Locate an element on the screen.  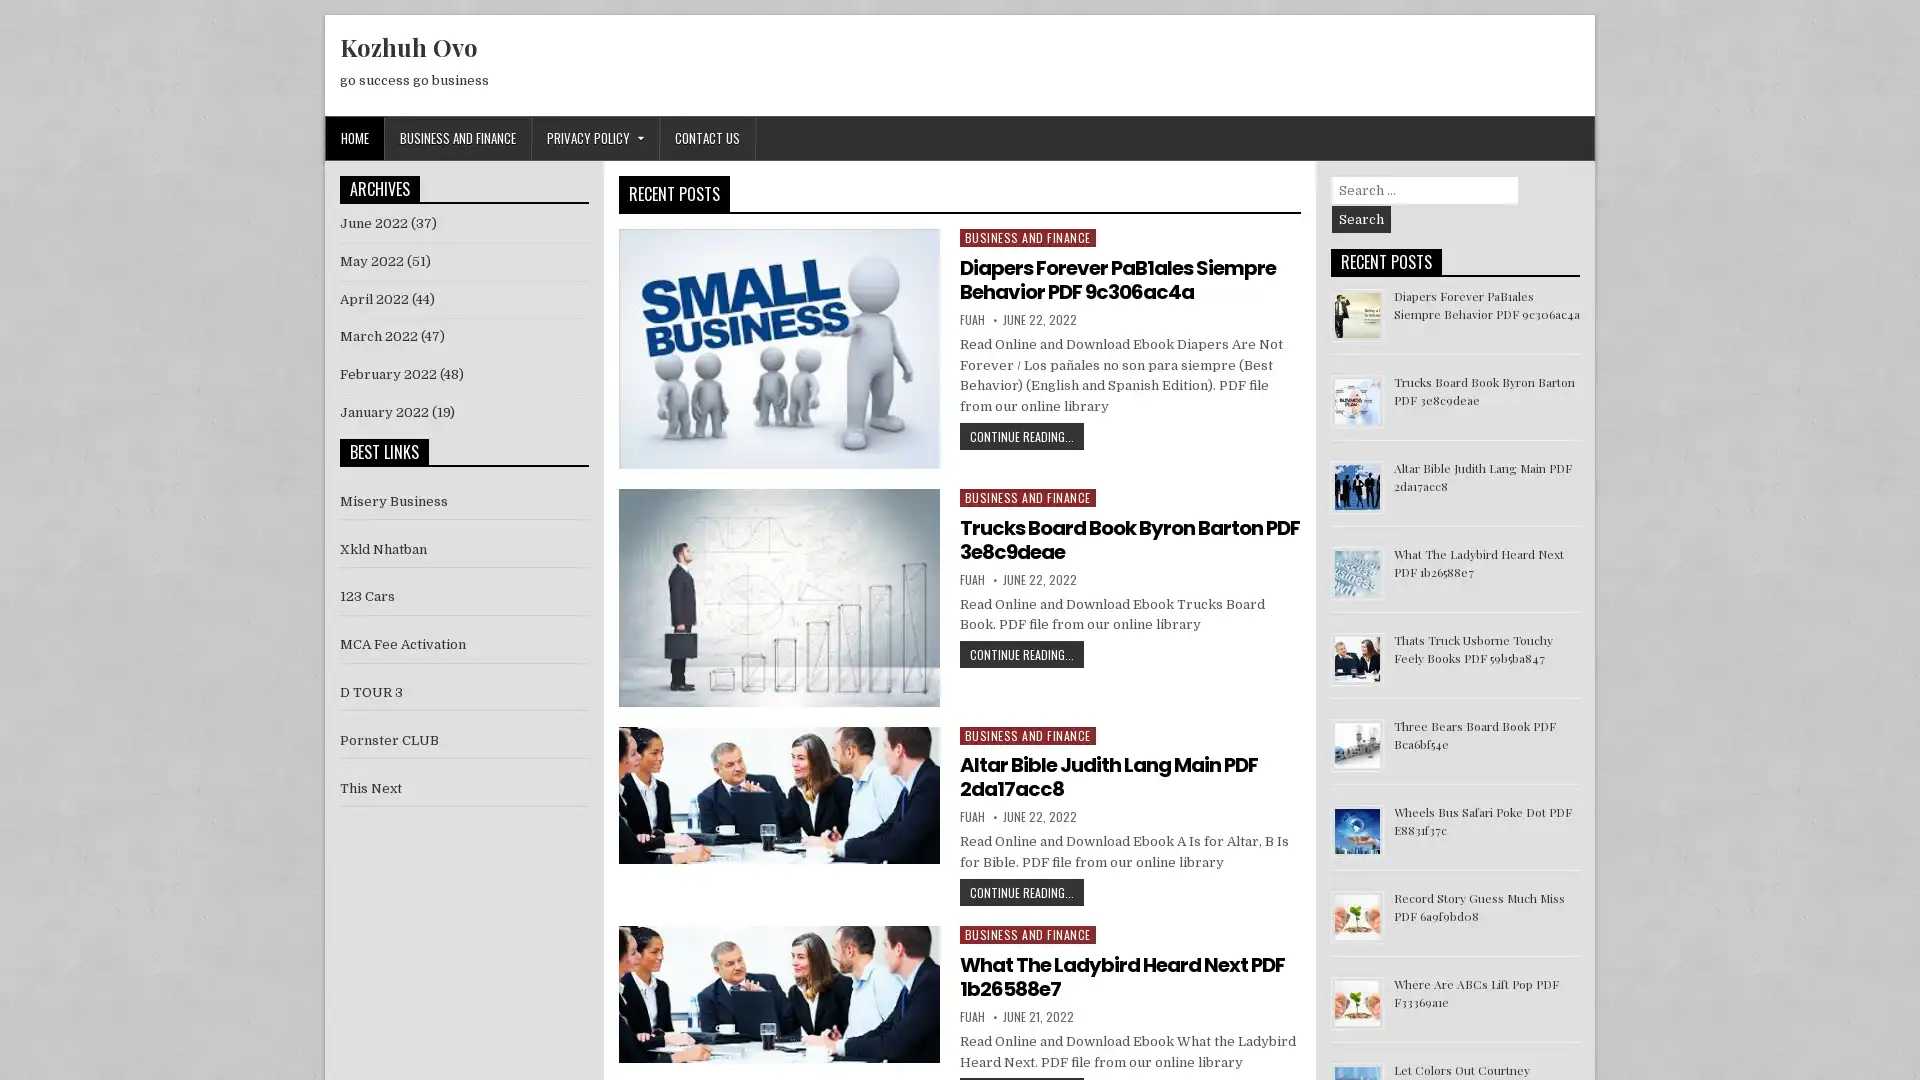
Search is located at coordinates (1360, 219).